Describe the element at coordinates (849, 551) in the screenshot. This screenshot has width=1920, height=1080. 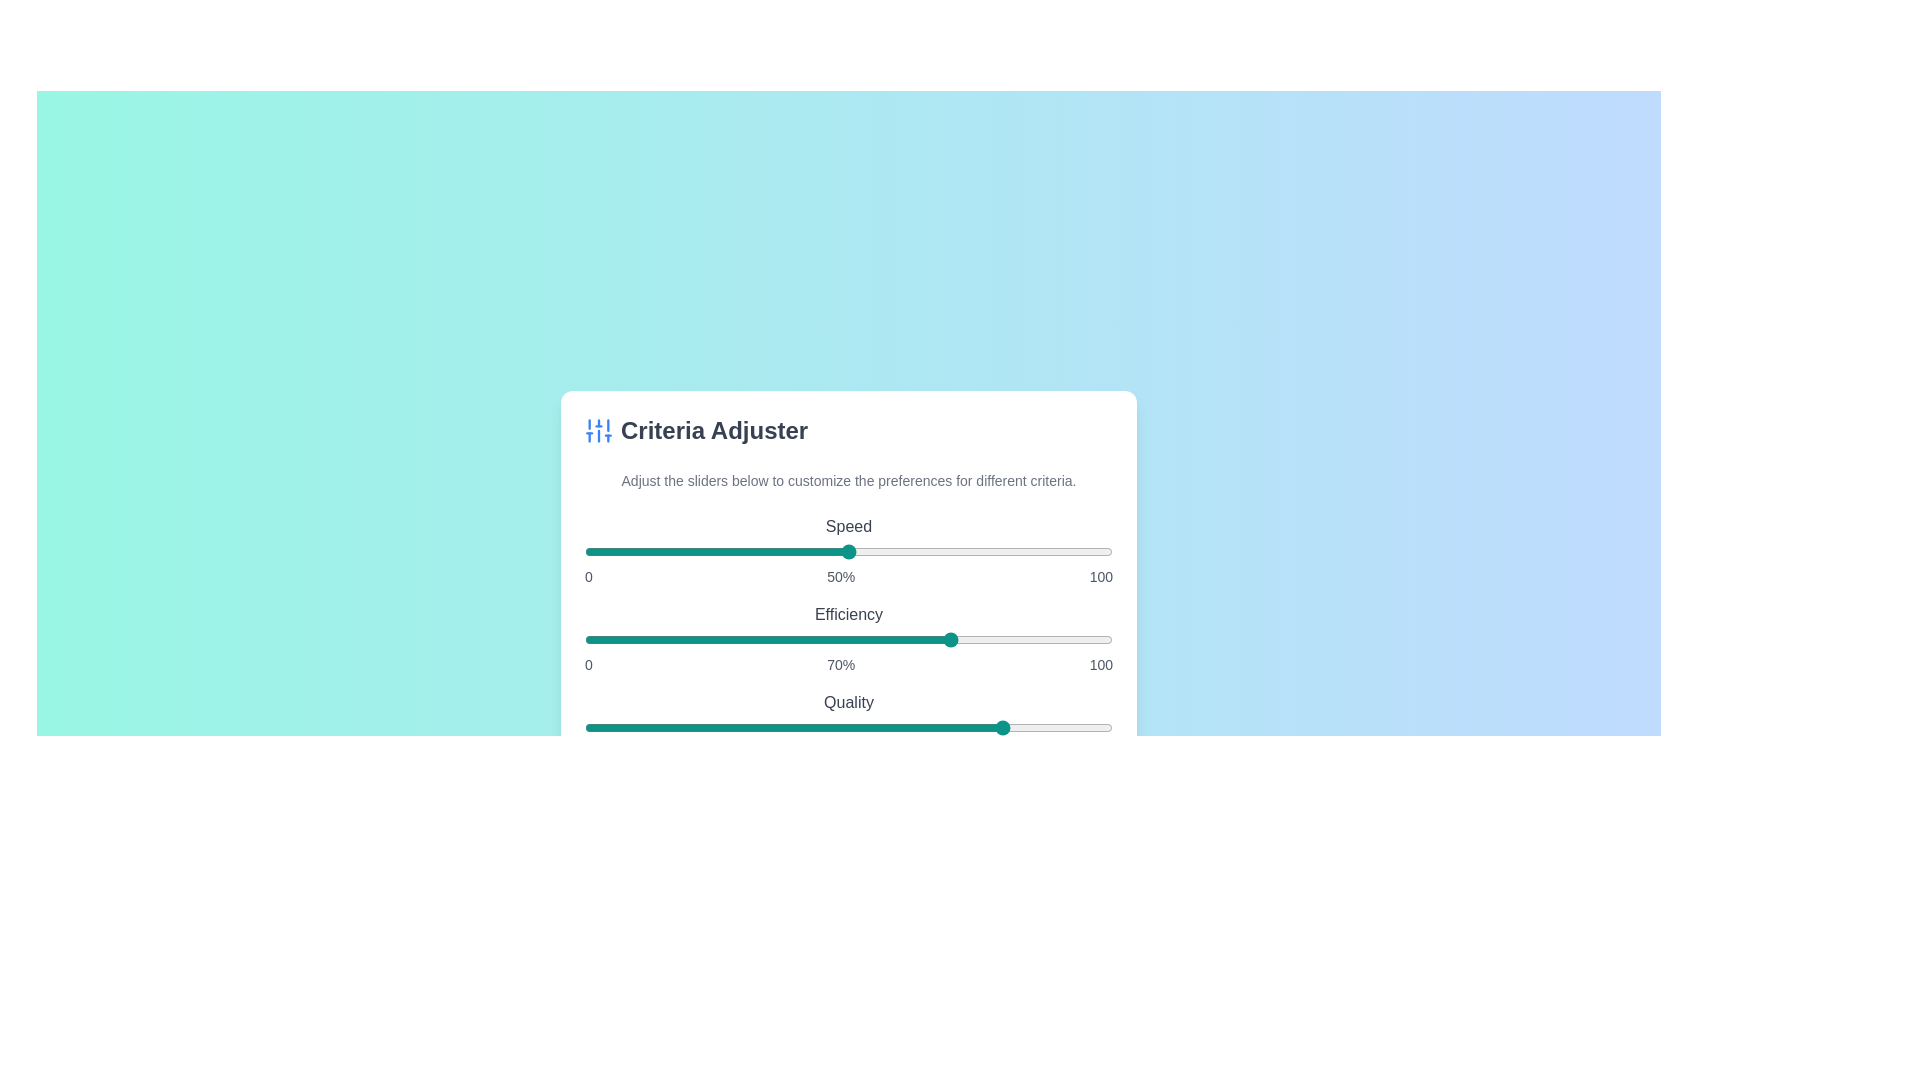
I see `the slider labeled 'Speed' to display its value` at that location.